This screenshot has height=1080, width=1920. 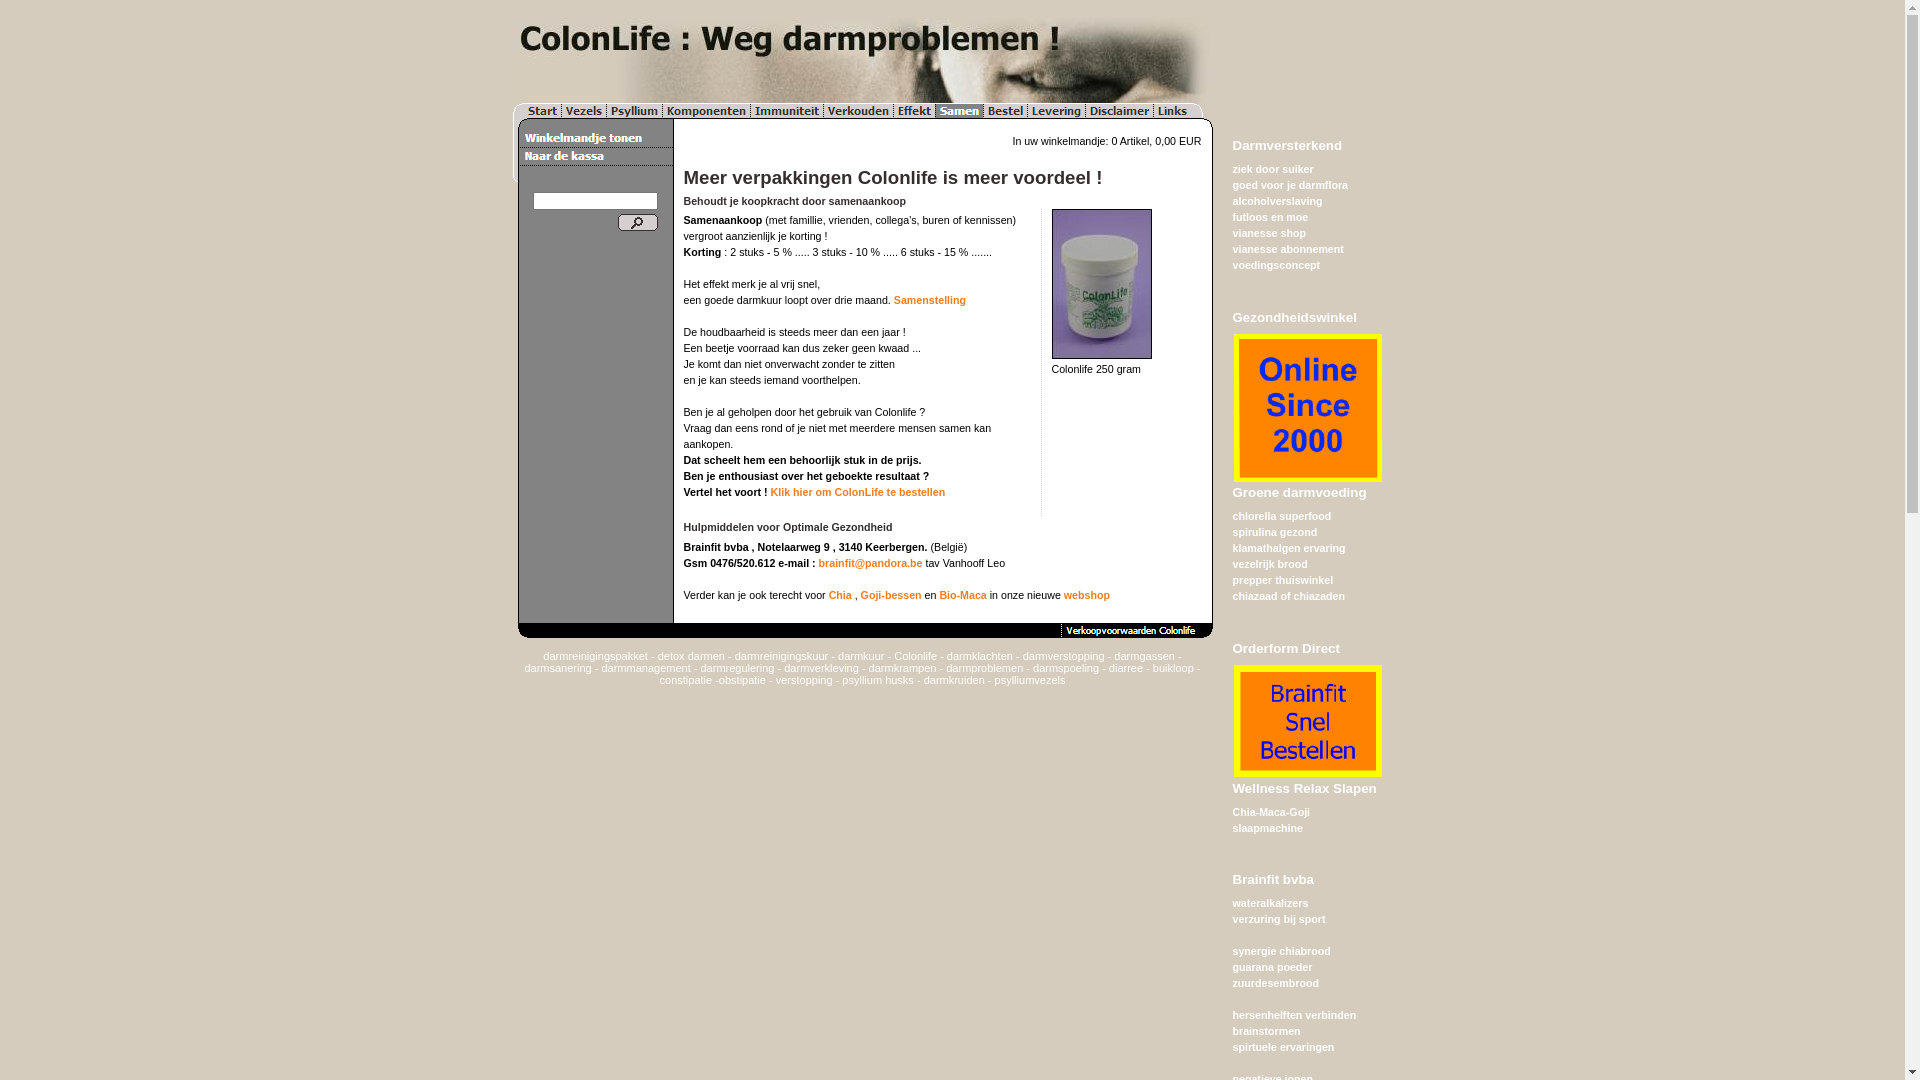 What do you see at coordinates (1268, 563) in the screenshot?
I see `'vezelrijk brood'` at bounding box center [1268, 563].